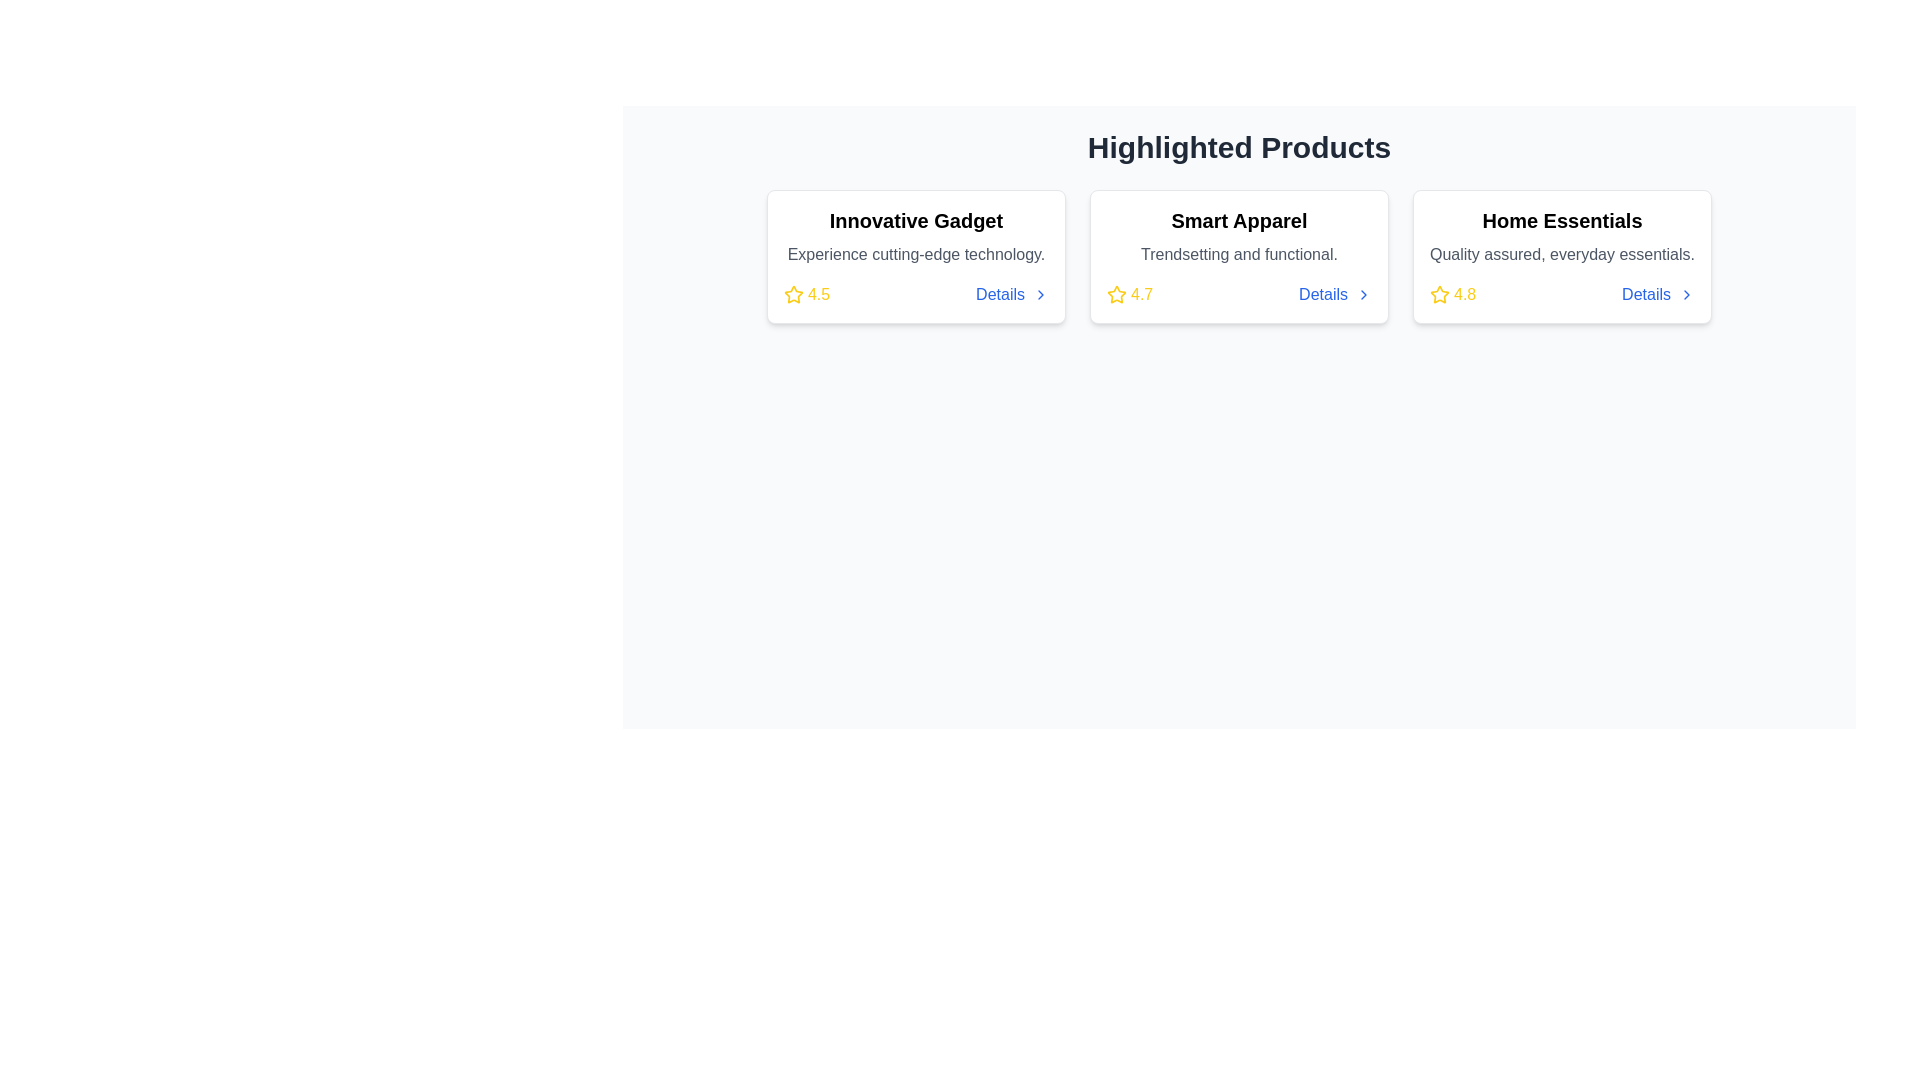  I want to click on the 'Details' link, which is styled as blue, underlined text and is located within the 'Smart Apparel' card, positioned at the bottom right, next to the rating information and star icon, so click(1335, 294).